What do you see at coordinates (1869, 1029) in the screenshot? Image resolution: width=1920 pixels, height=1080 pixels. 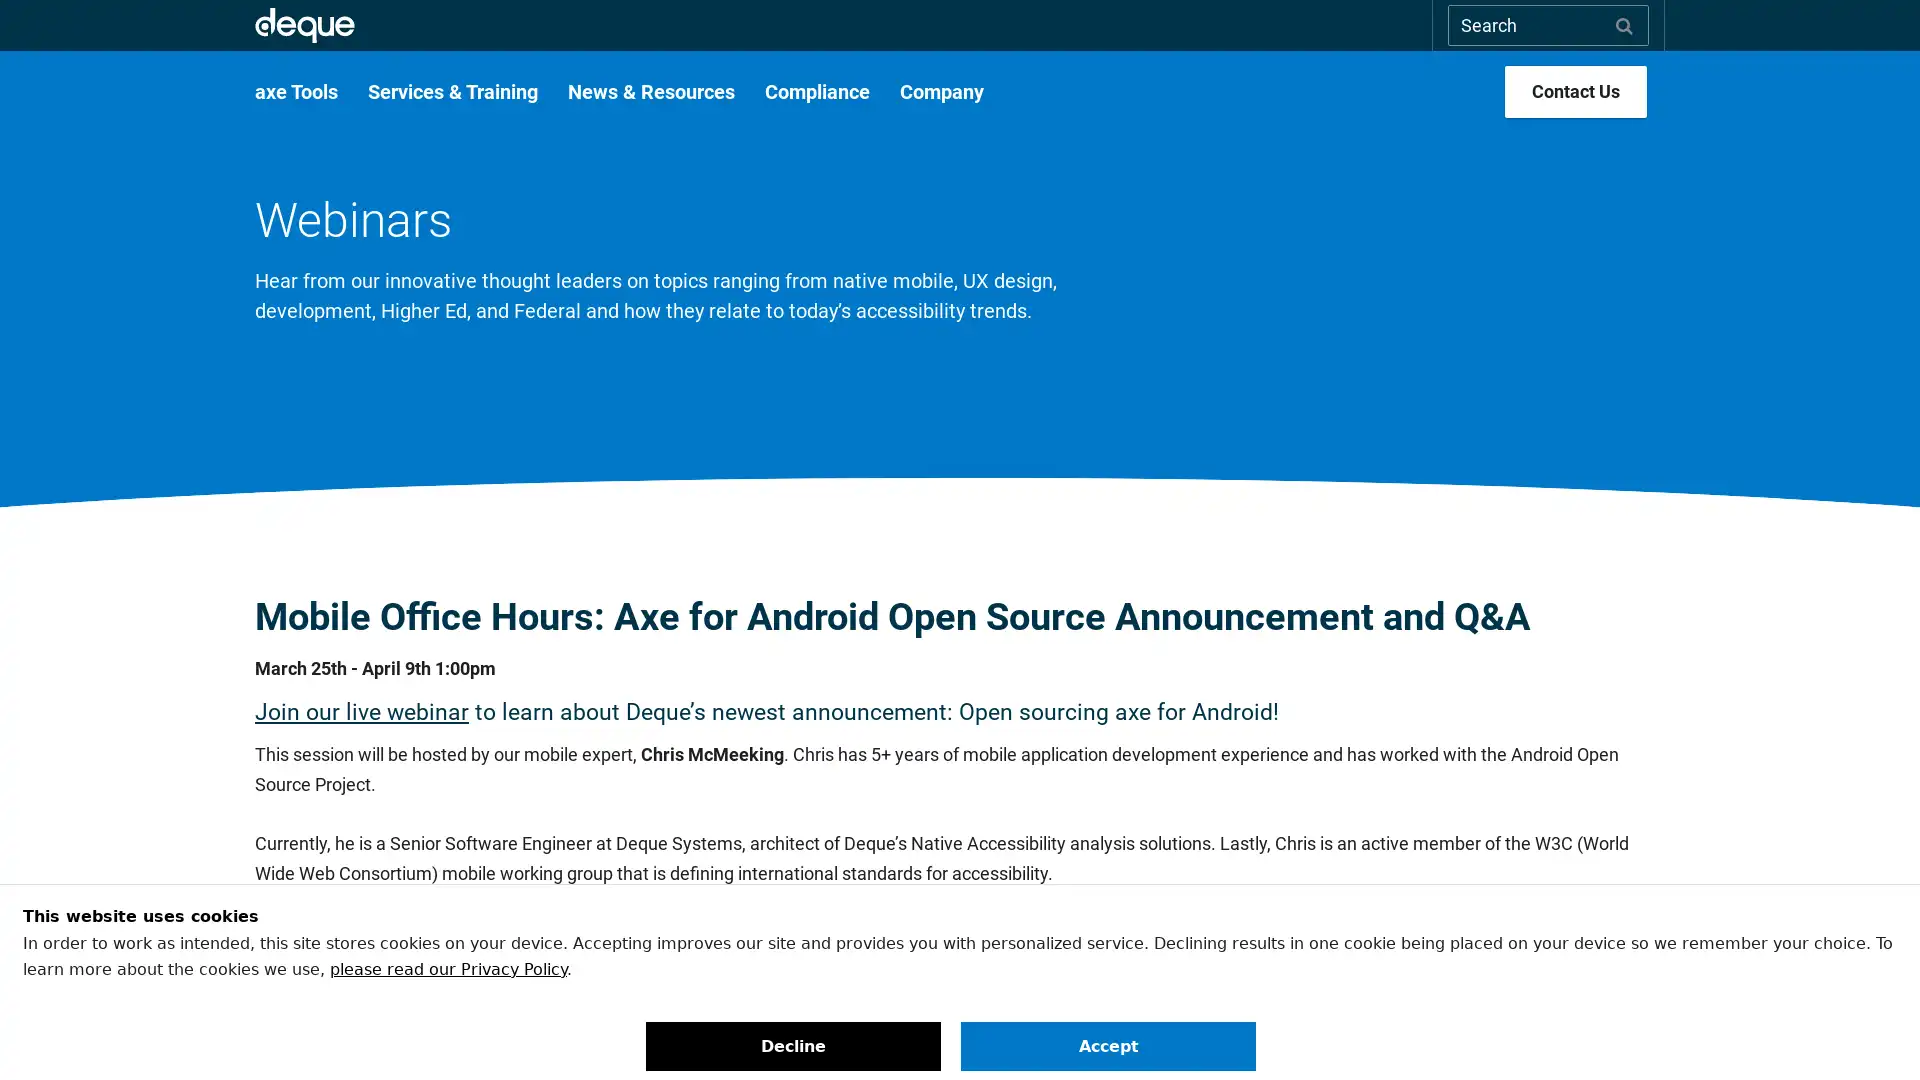 I see `Open Intercom Messenger` at bounding box center [1869, 1029].